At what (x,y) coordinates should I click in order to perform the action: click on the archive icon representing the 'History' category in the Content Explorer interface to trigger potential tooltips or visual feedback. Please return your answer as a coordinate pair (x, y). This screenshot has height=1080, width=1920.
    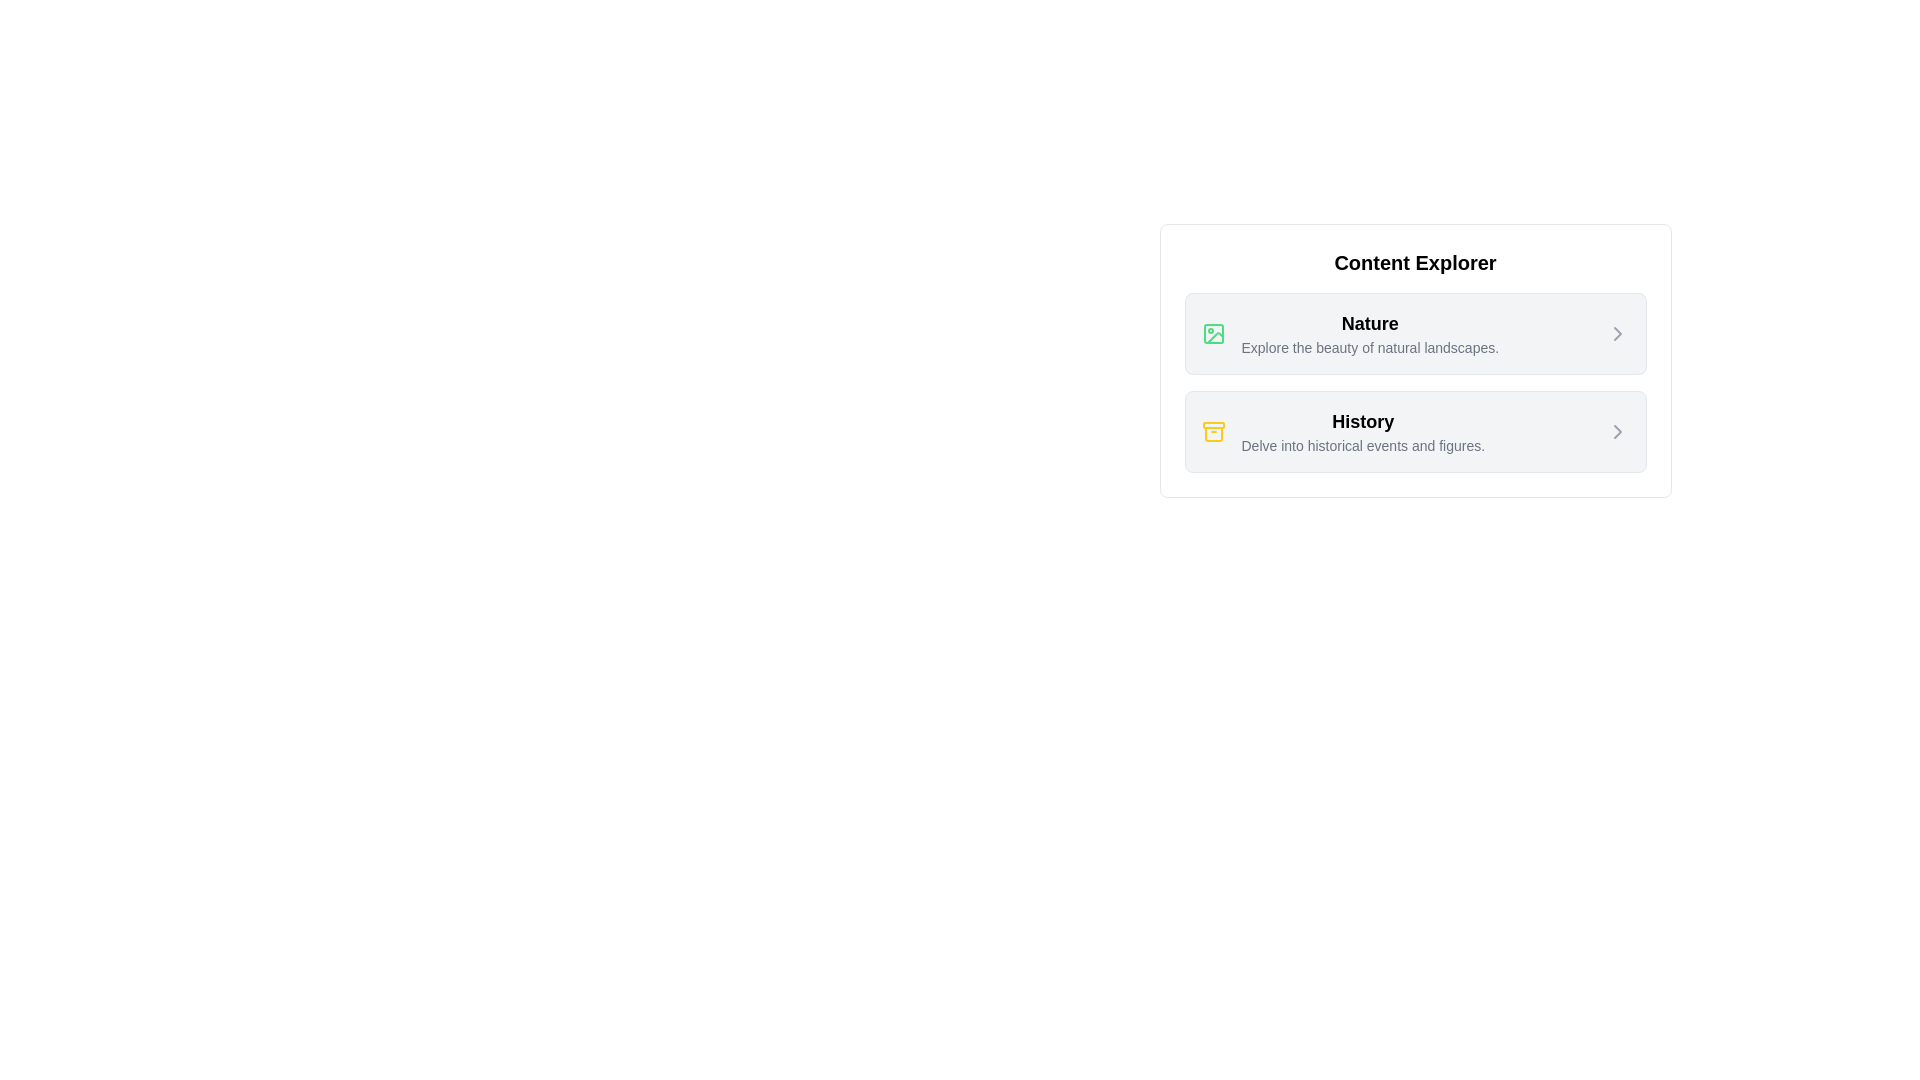
    Looking at the image, I should click on (1212, 433).